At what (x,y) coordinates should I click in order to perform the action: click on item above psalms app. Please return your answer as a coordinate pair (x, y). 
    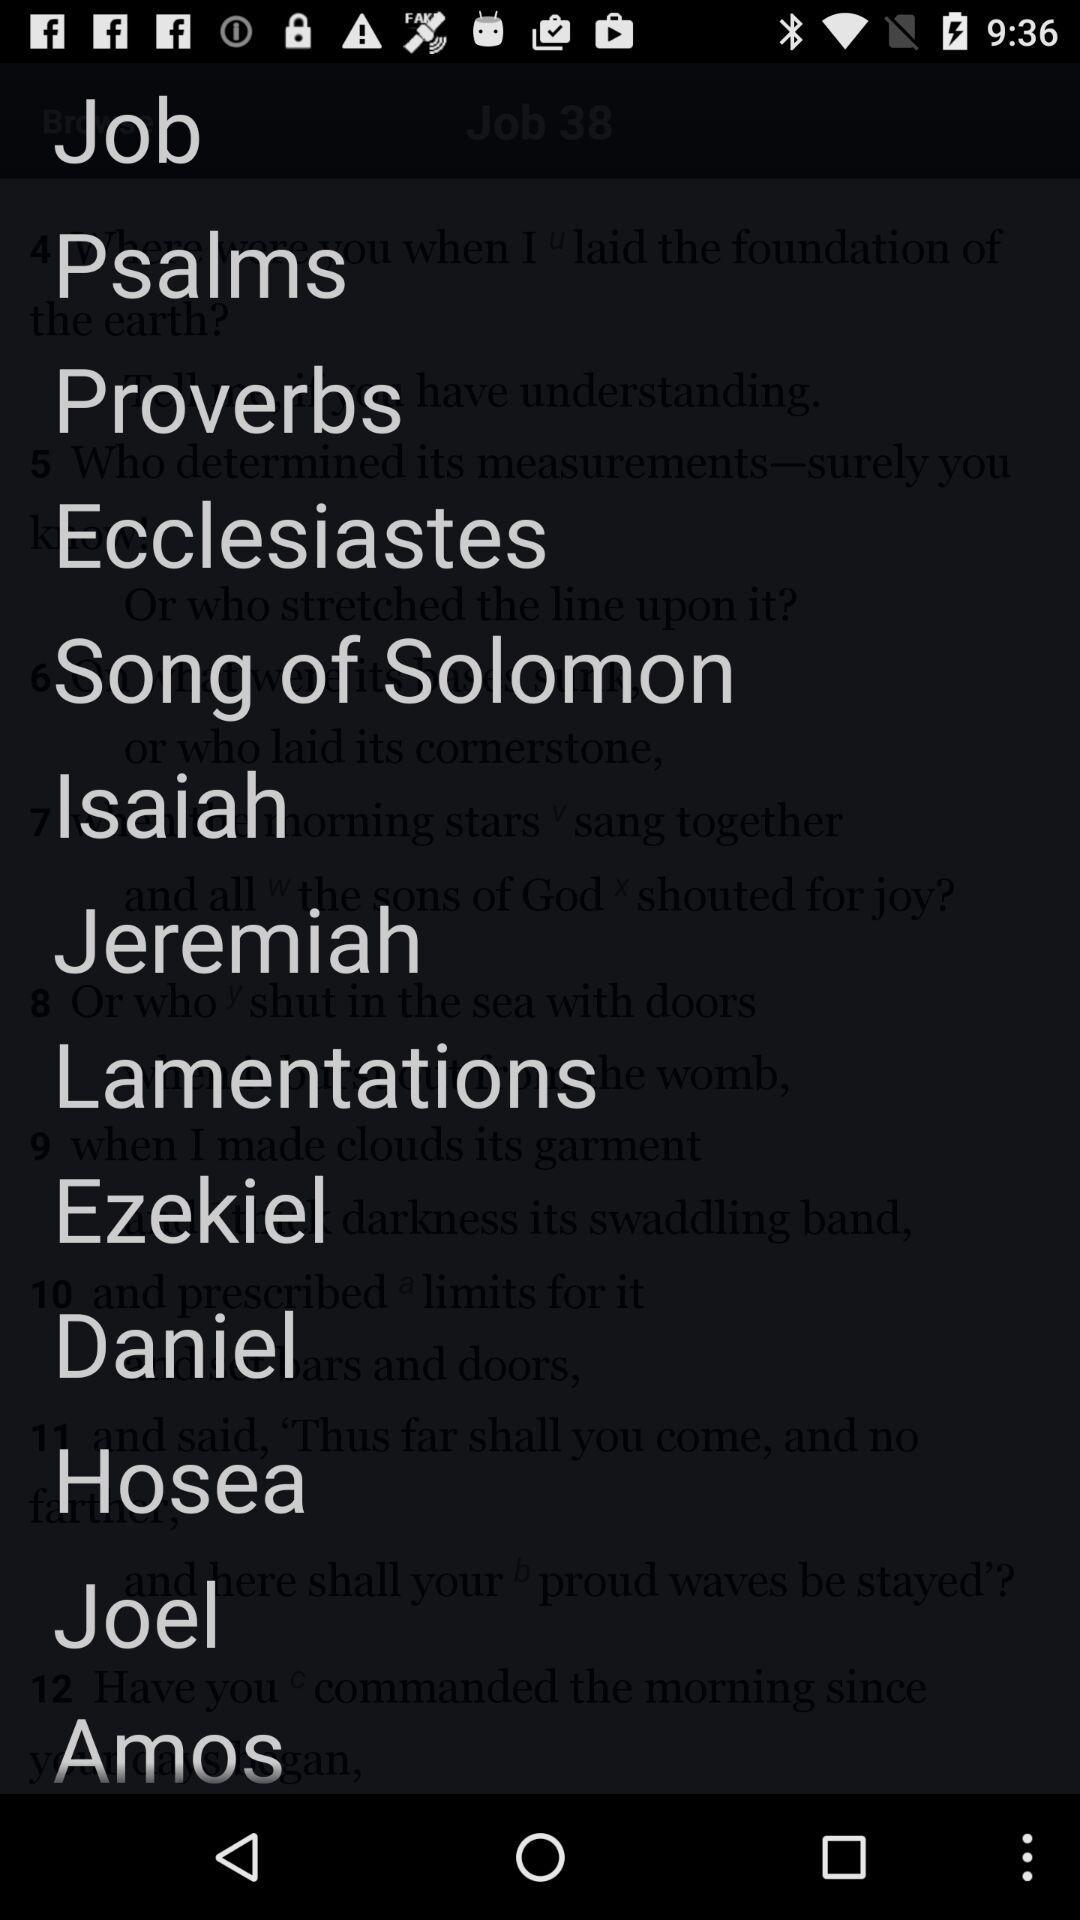
    Looking at the image, I should click on (101, 126).